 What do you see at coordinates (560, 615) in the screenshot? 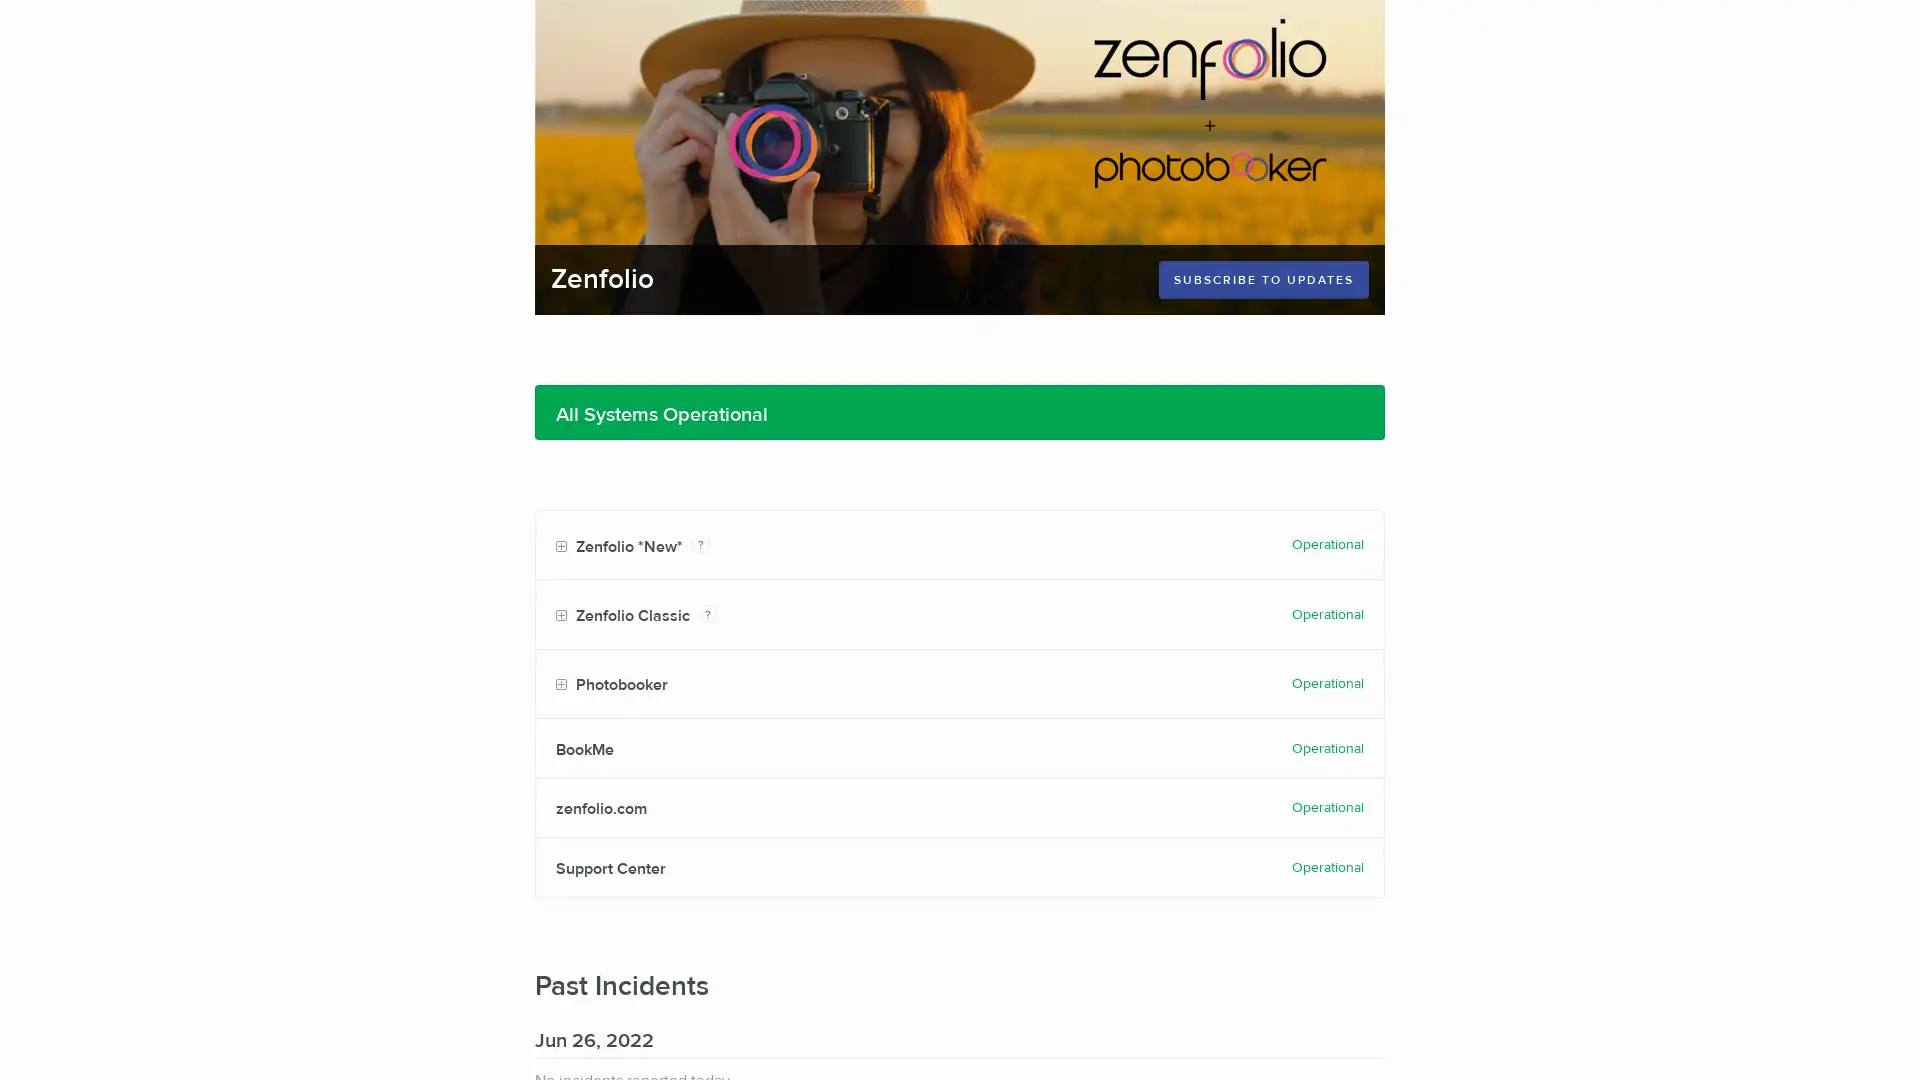
I see `Toggle Zenfolio Classic` at bounding box center [560, 615].